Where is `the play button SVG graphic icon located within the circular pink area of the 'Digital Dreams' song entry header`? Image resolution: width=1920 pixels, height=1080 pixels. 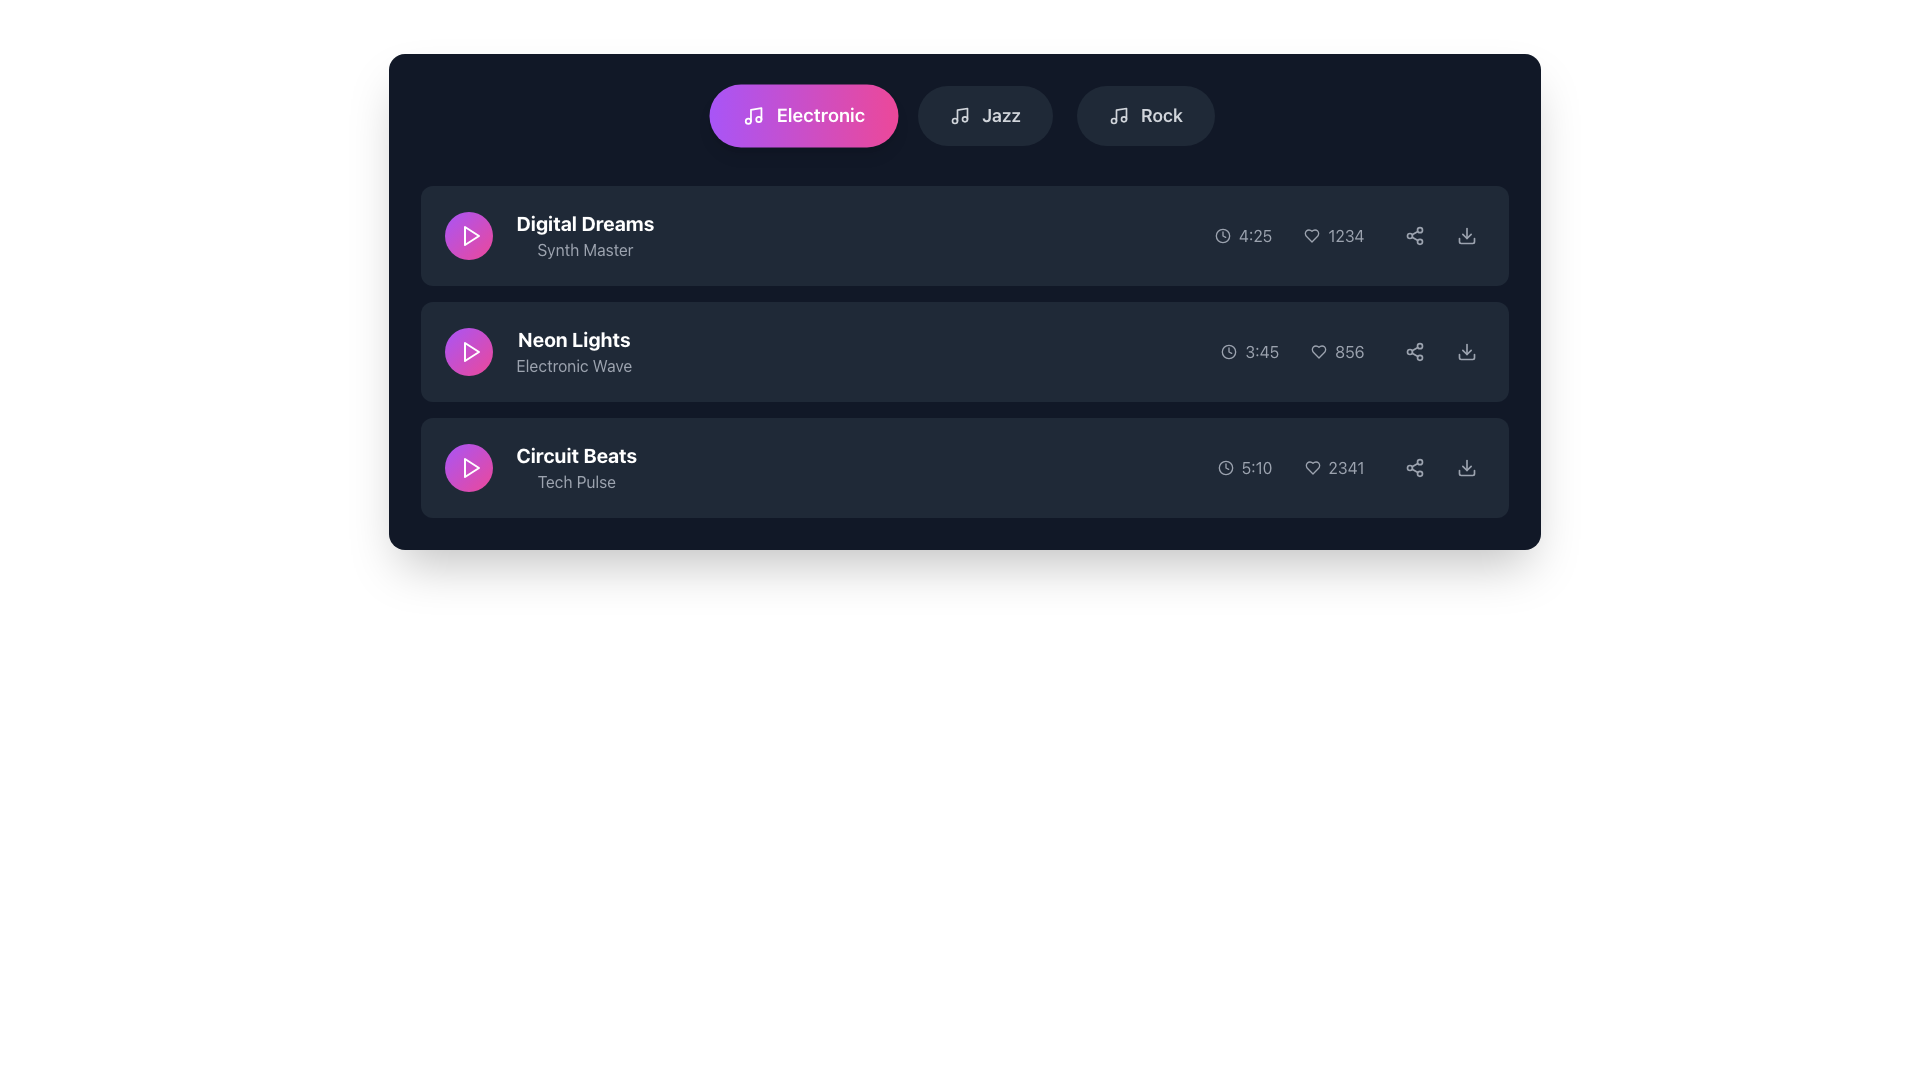 the play button SVG graphic icon located within the circular pink area of the 'Digital Dreams' song entry header is located at coordinates (470, 234).